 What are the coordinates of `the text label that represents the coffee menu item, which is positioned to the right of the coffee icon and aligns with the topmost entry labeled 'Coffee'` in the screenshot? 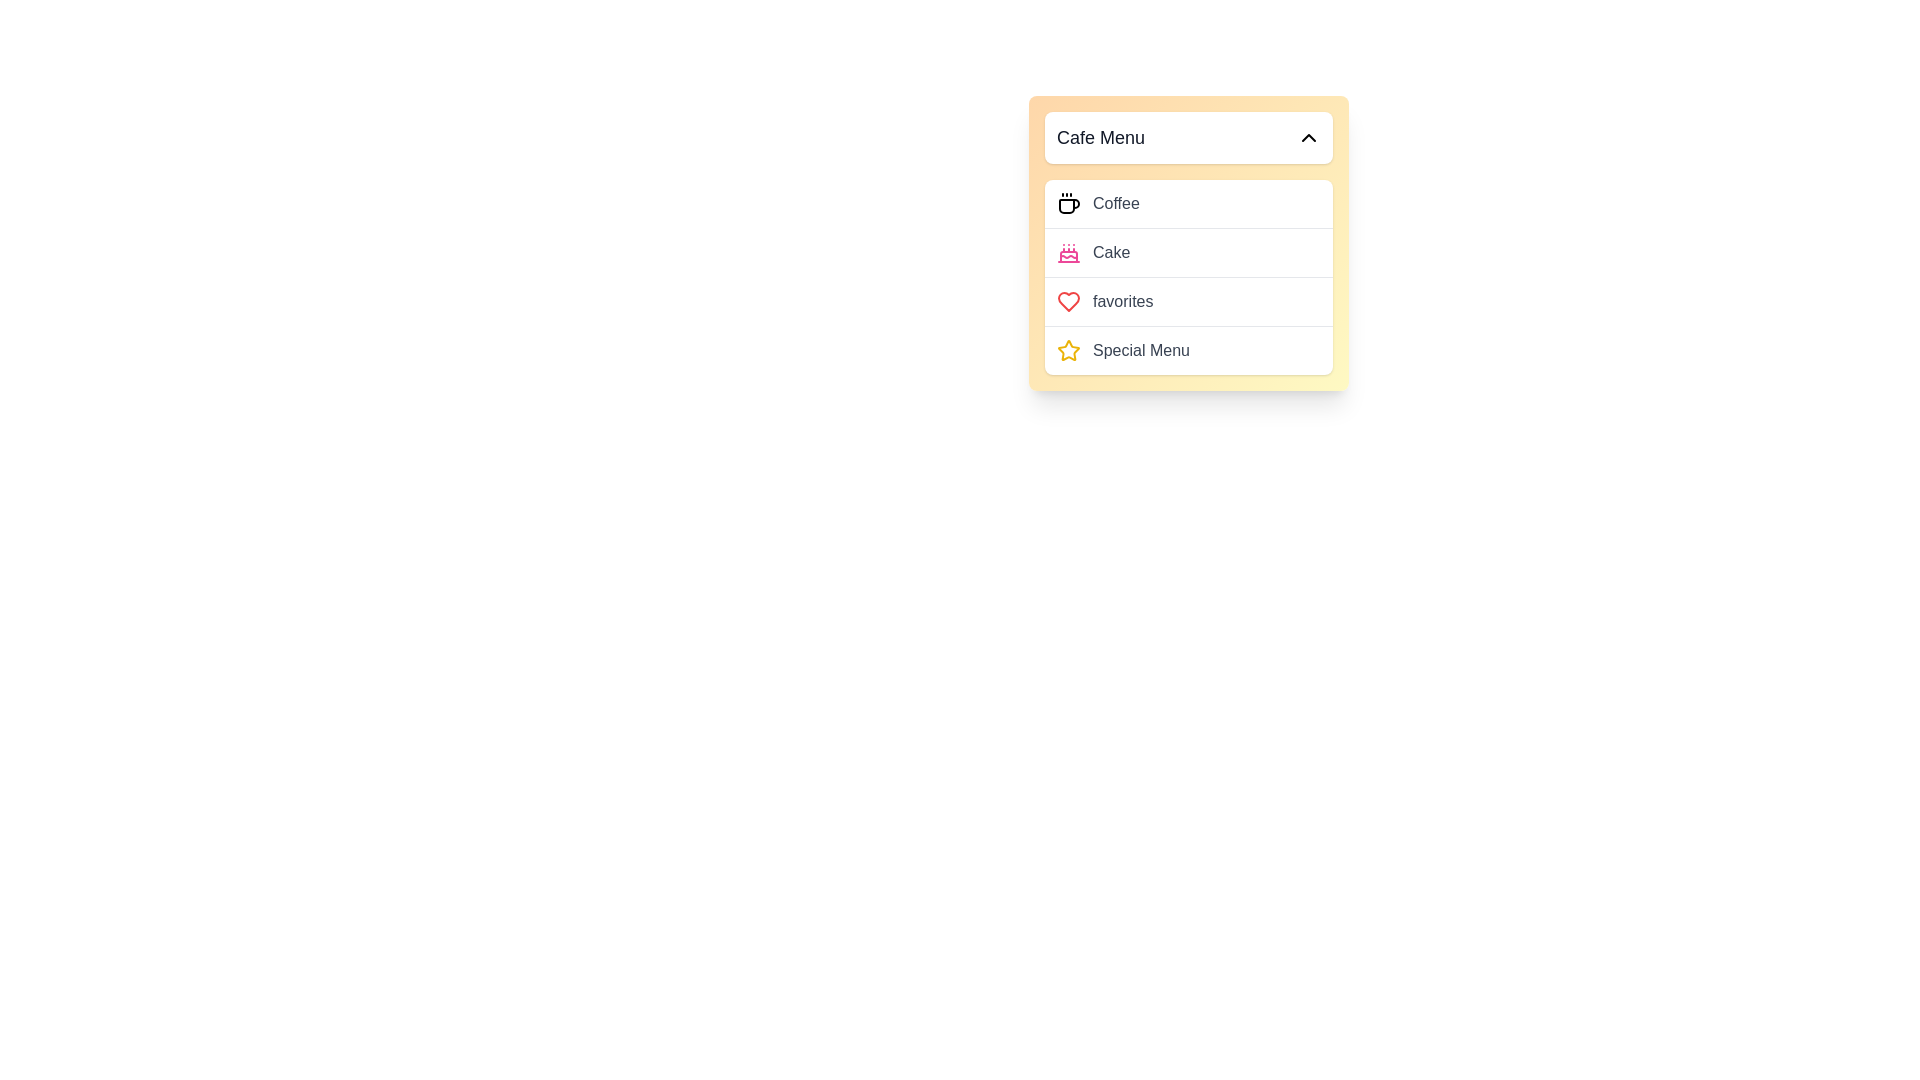 It's located at (1115, 204).